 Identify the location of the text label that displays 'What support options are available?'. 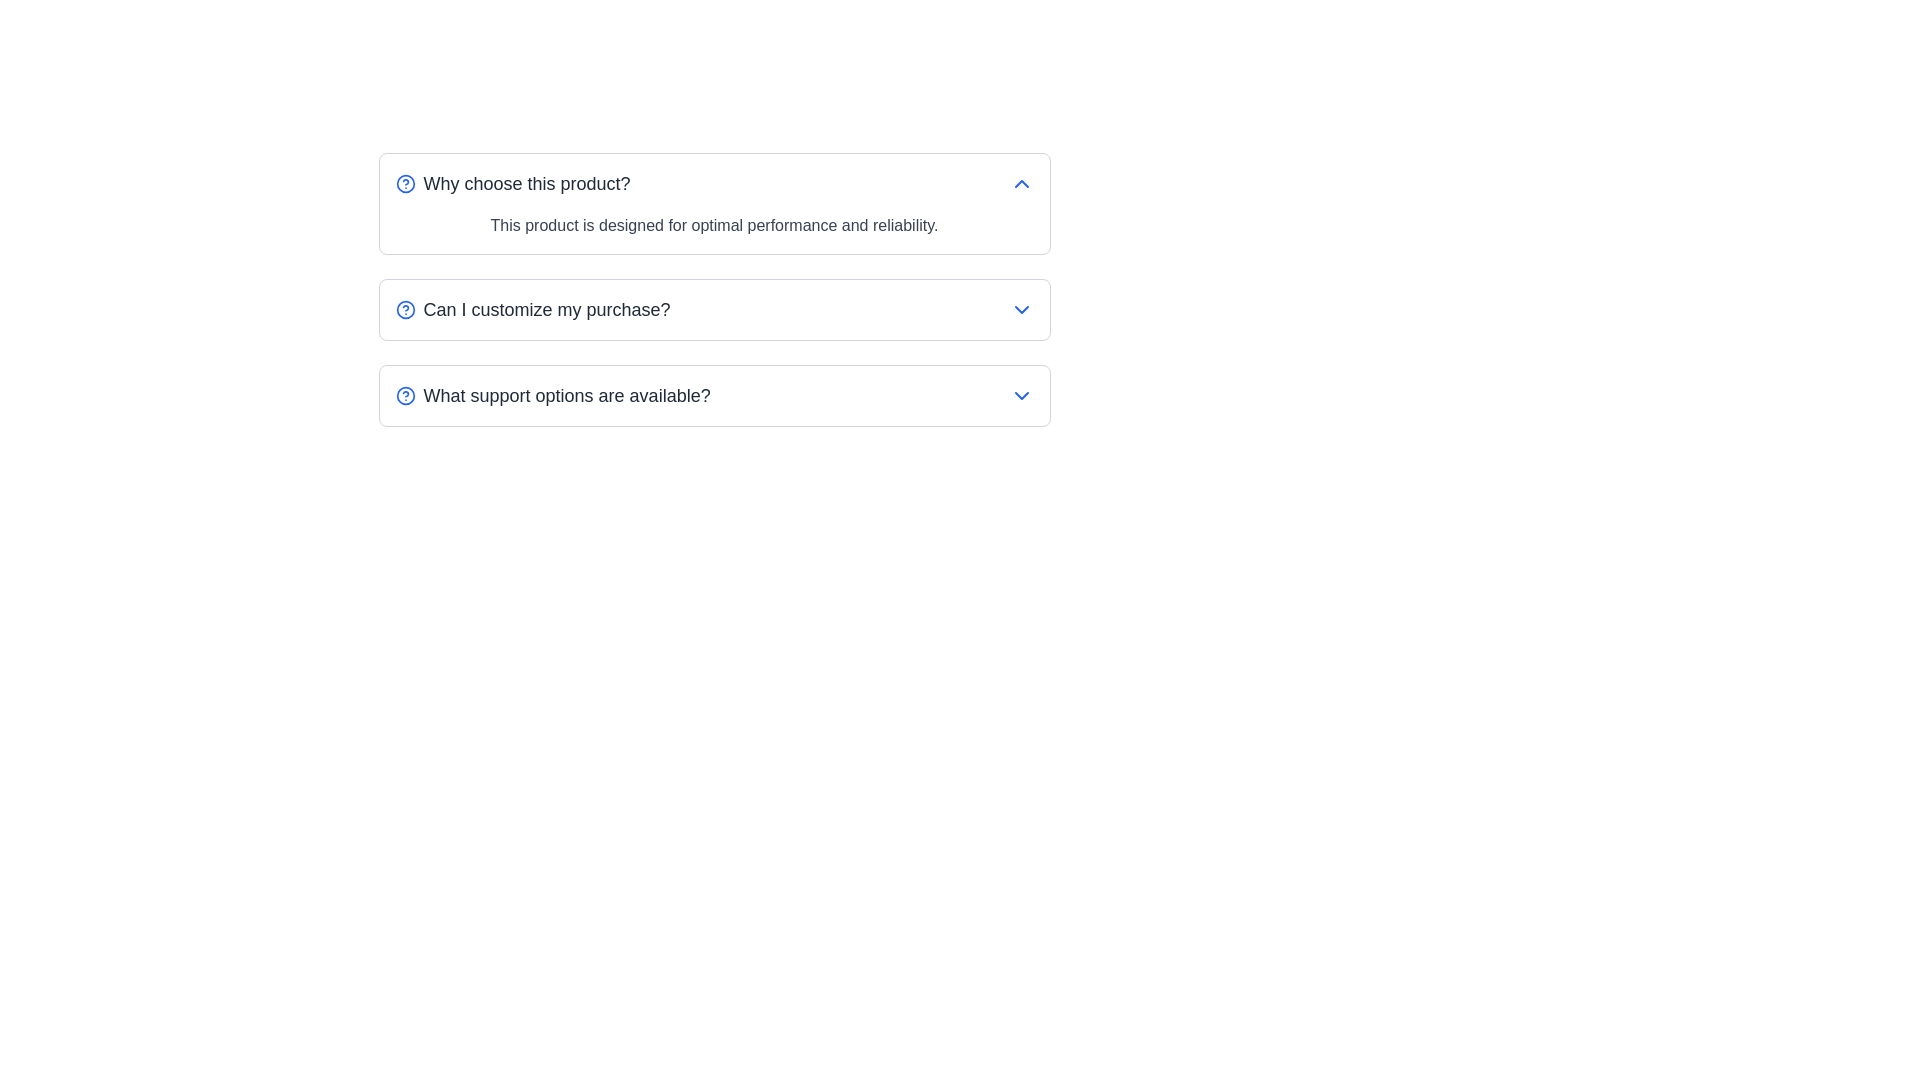
(566, 396).